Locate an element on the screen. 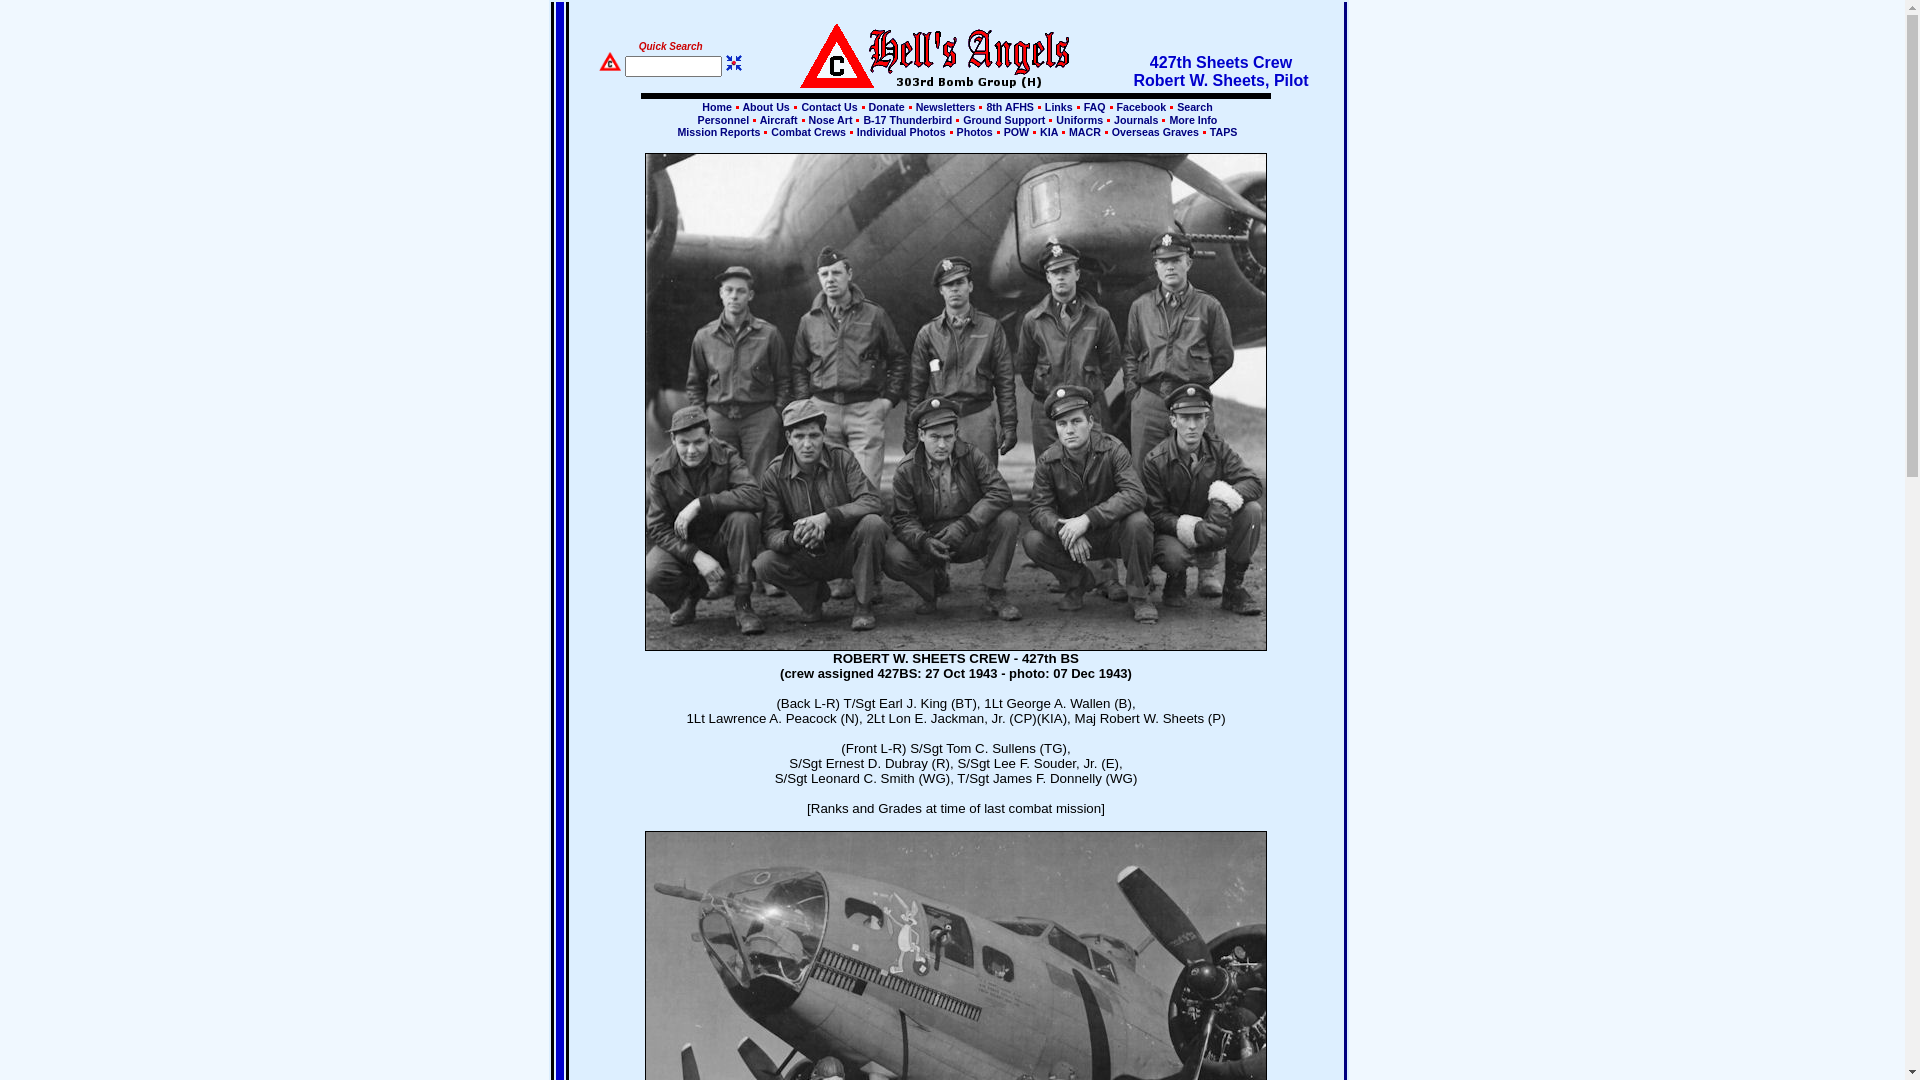  'TAPS' is located at coordinates (1221, 131).